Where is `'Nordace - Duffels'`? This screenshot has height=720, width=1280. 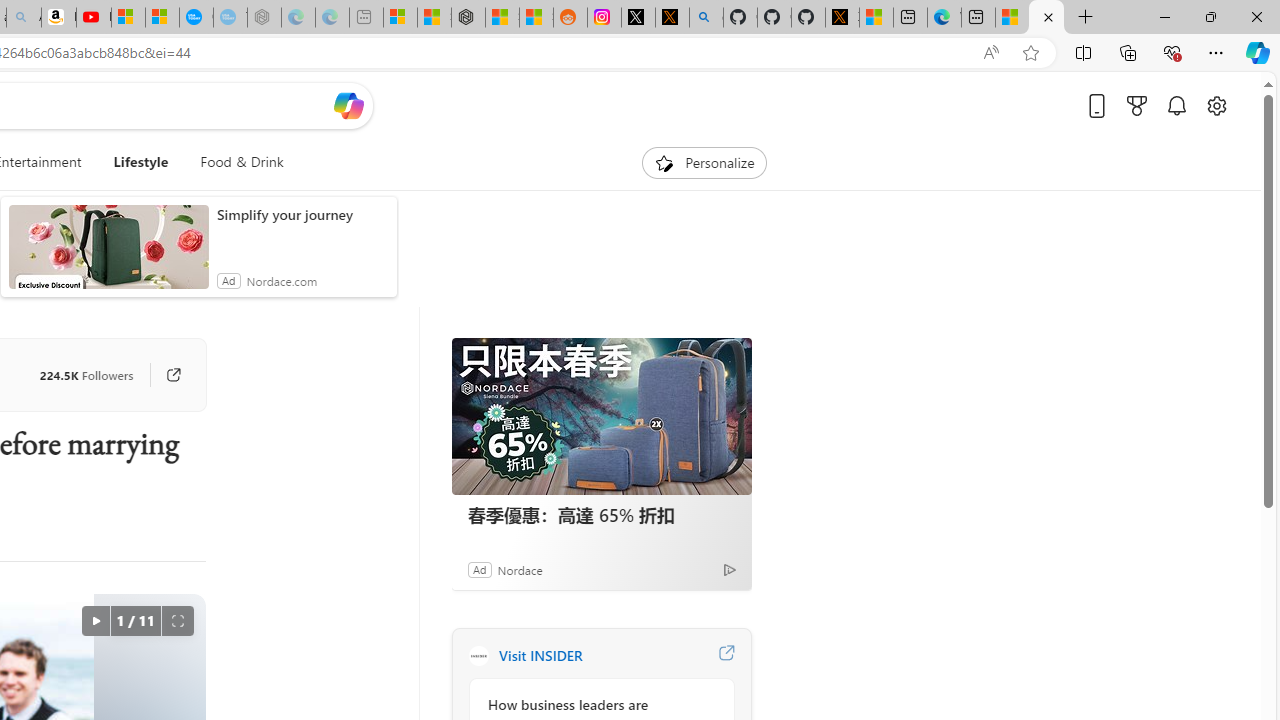
'Nordace - Duffels' is located at coordinates (467, 17).